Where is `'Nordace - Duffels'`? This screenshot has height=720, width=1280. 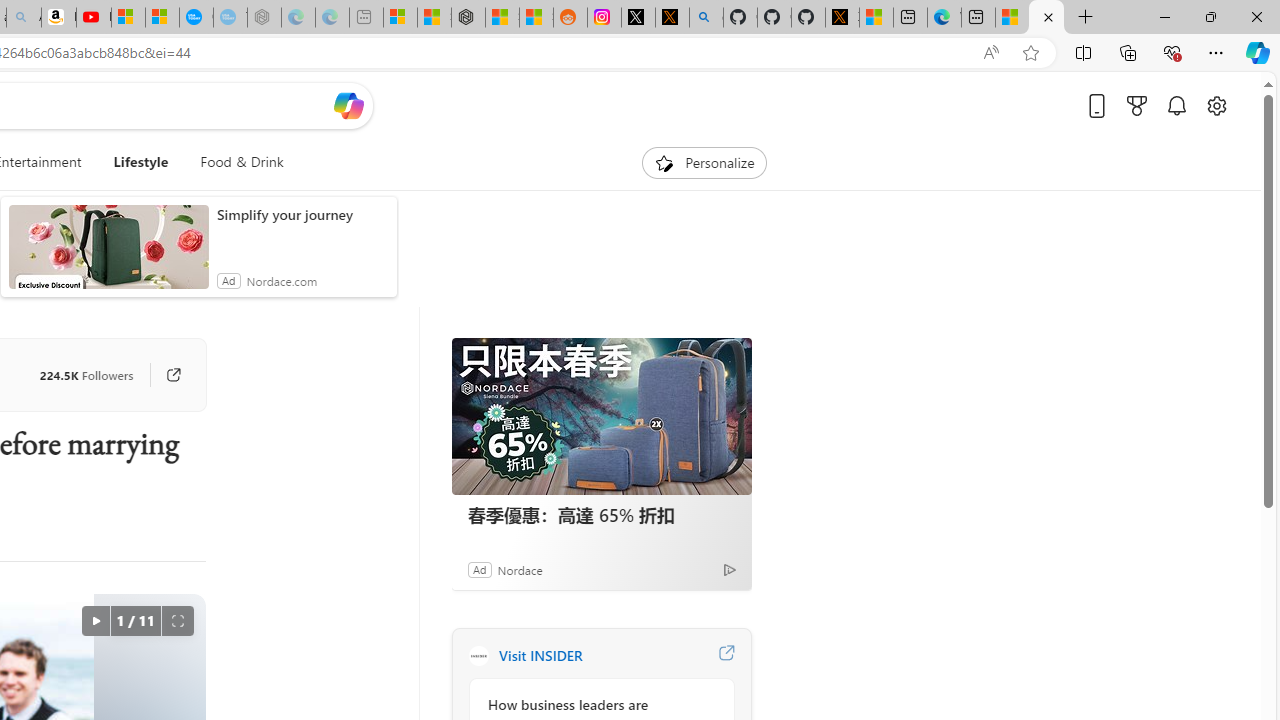
'Nordace - Duffels' is located at coordinates (467, 17).